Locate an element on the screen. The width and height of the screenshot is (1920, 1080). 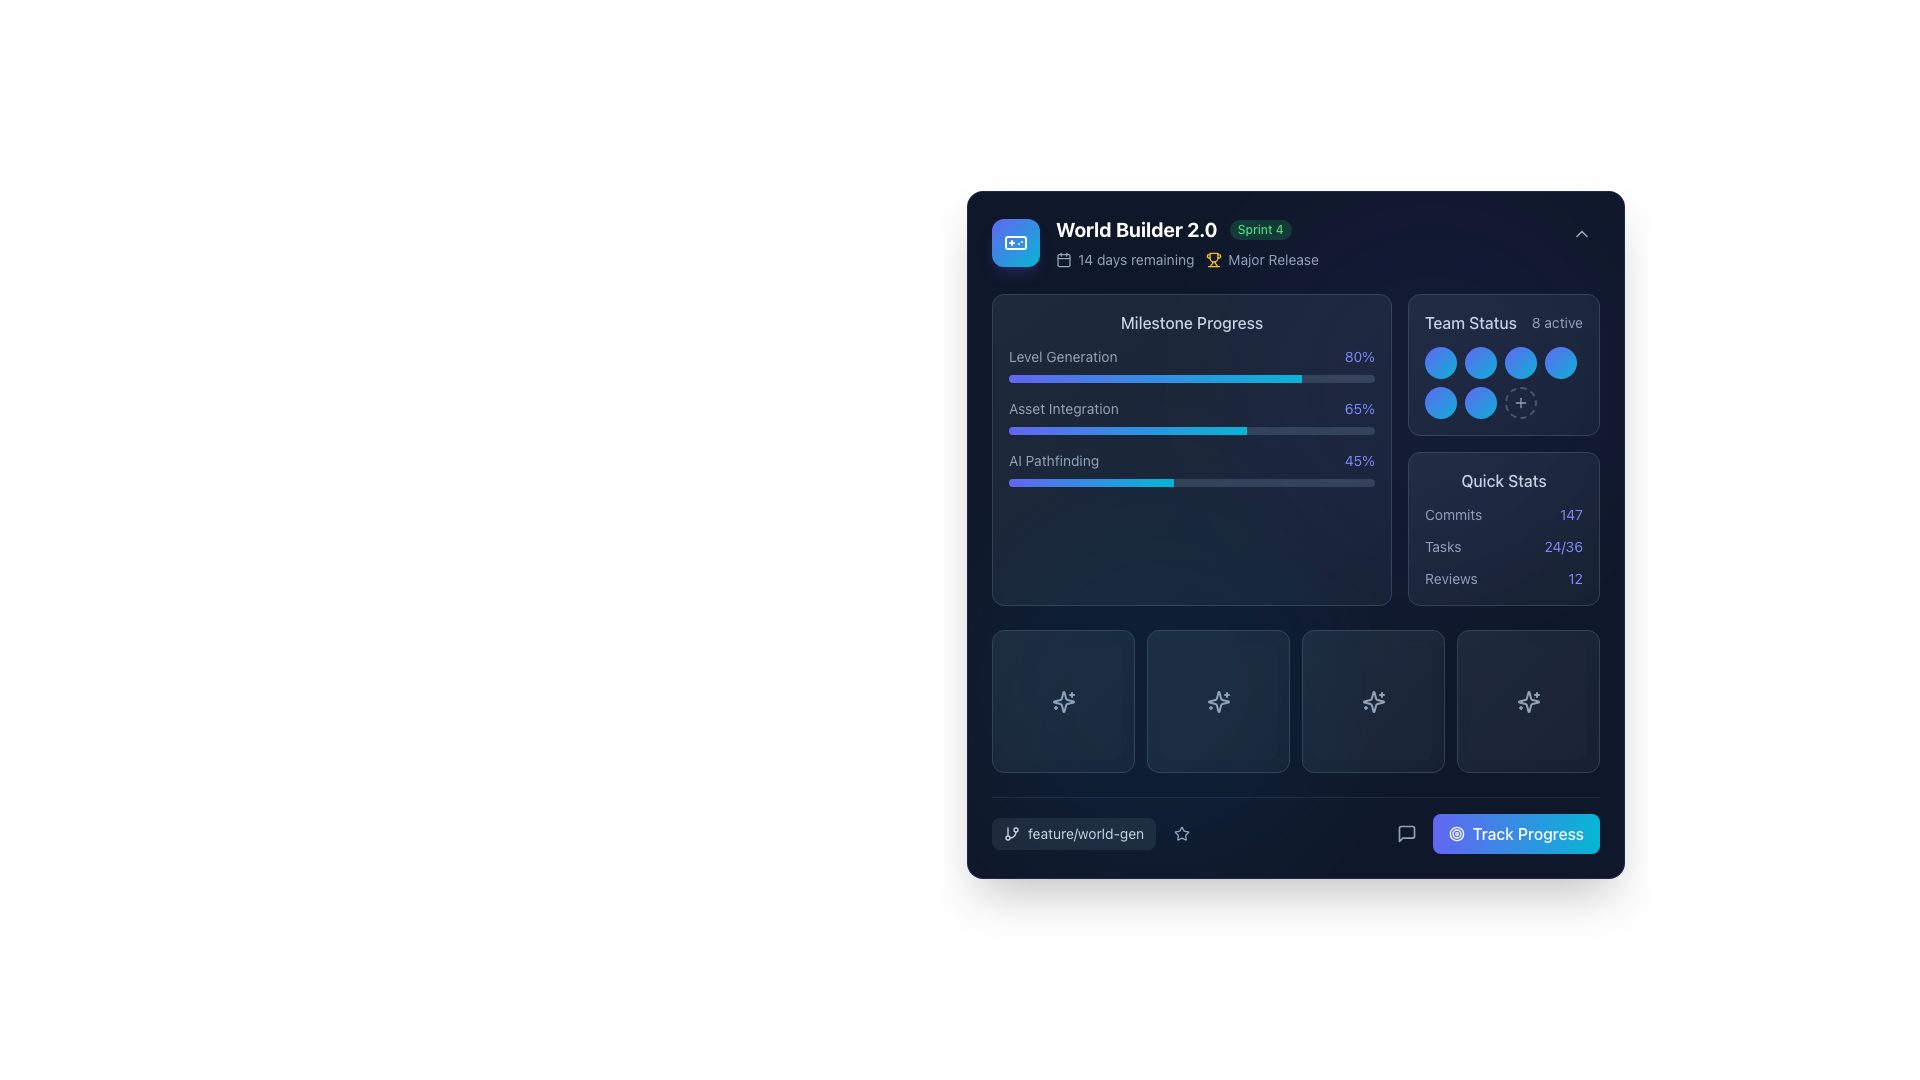
the textual display showing the number of commits in the 'Quick Stats' section, which is the first entry above the 'Tasks 24/36' and 'Reviews 12' labels is located at coordinates (1503, 514).